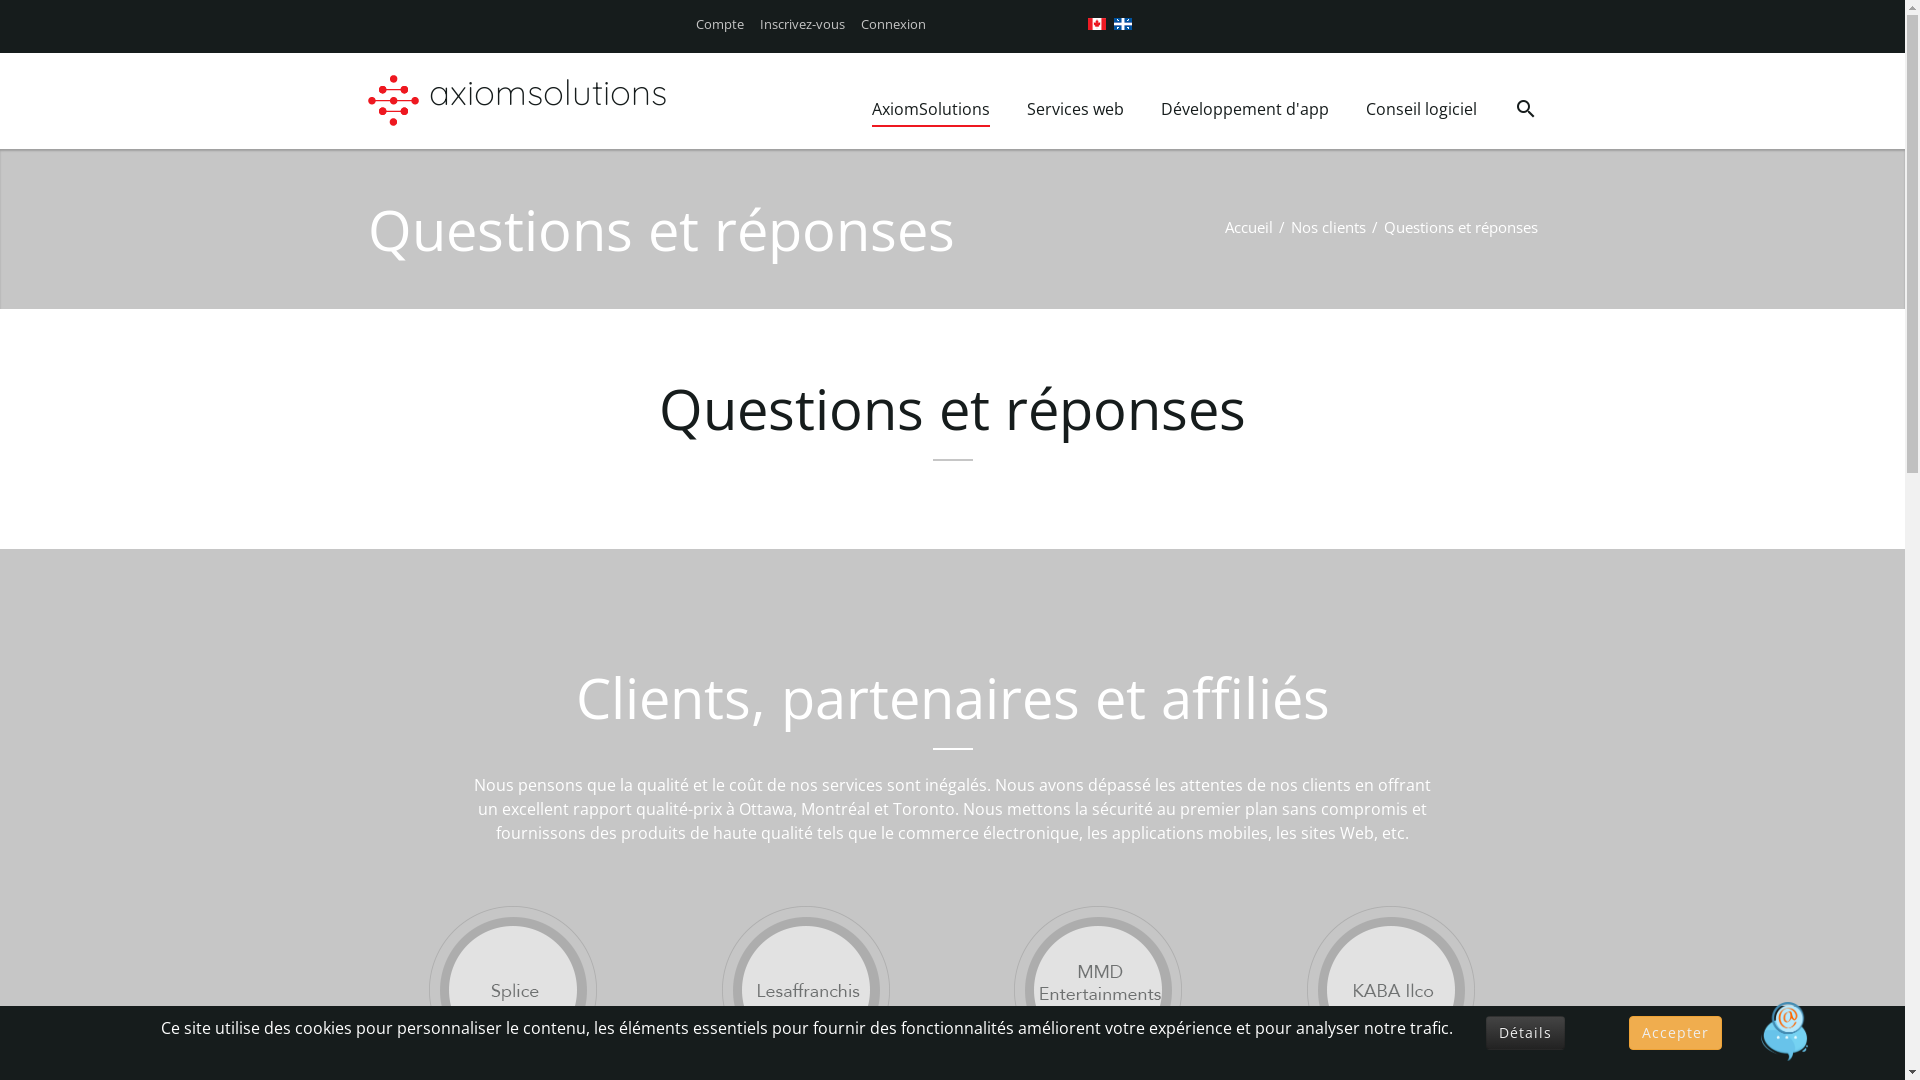 Image resolution: width=1920 pixels, height=1080 pixels. What do you see at coordinates (1073, 111) in the screenshot?
I see `'Services web'` at bounding box center [1073, 111].